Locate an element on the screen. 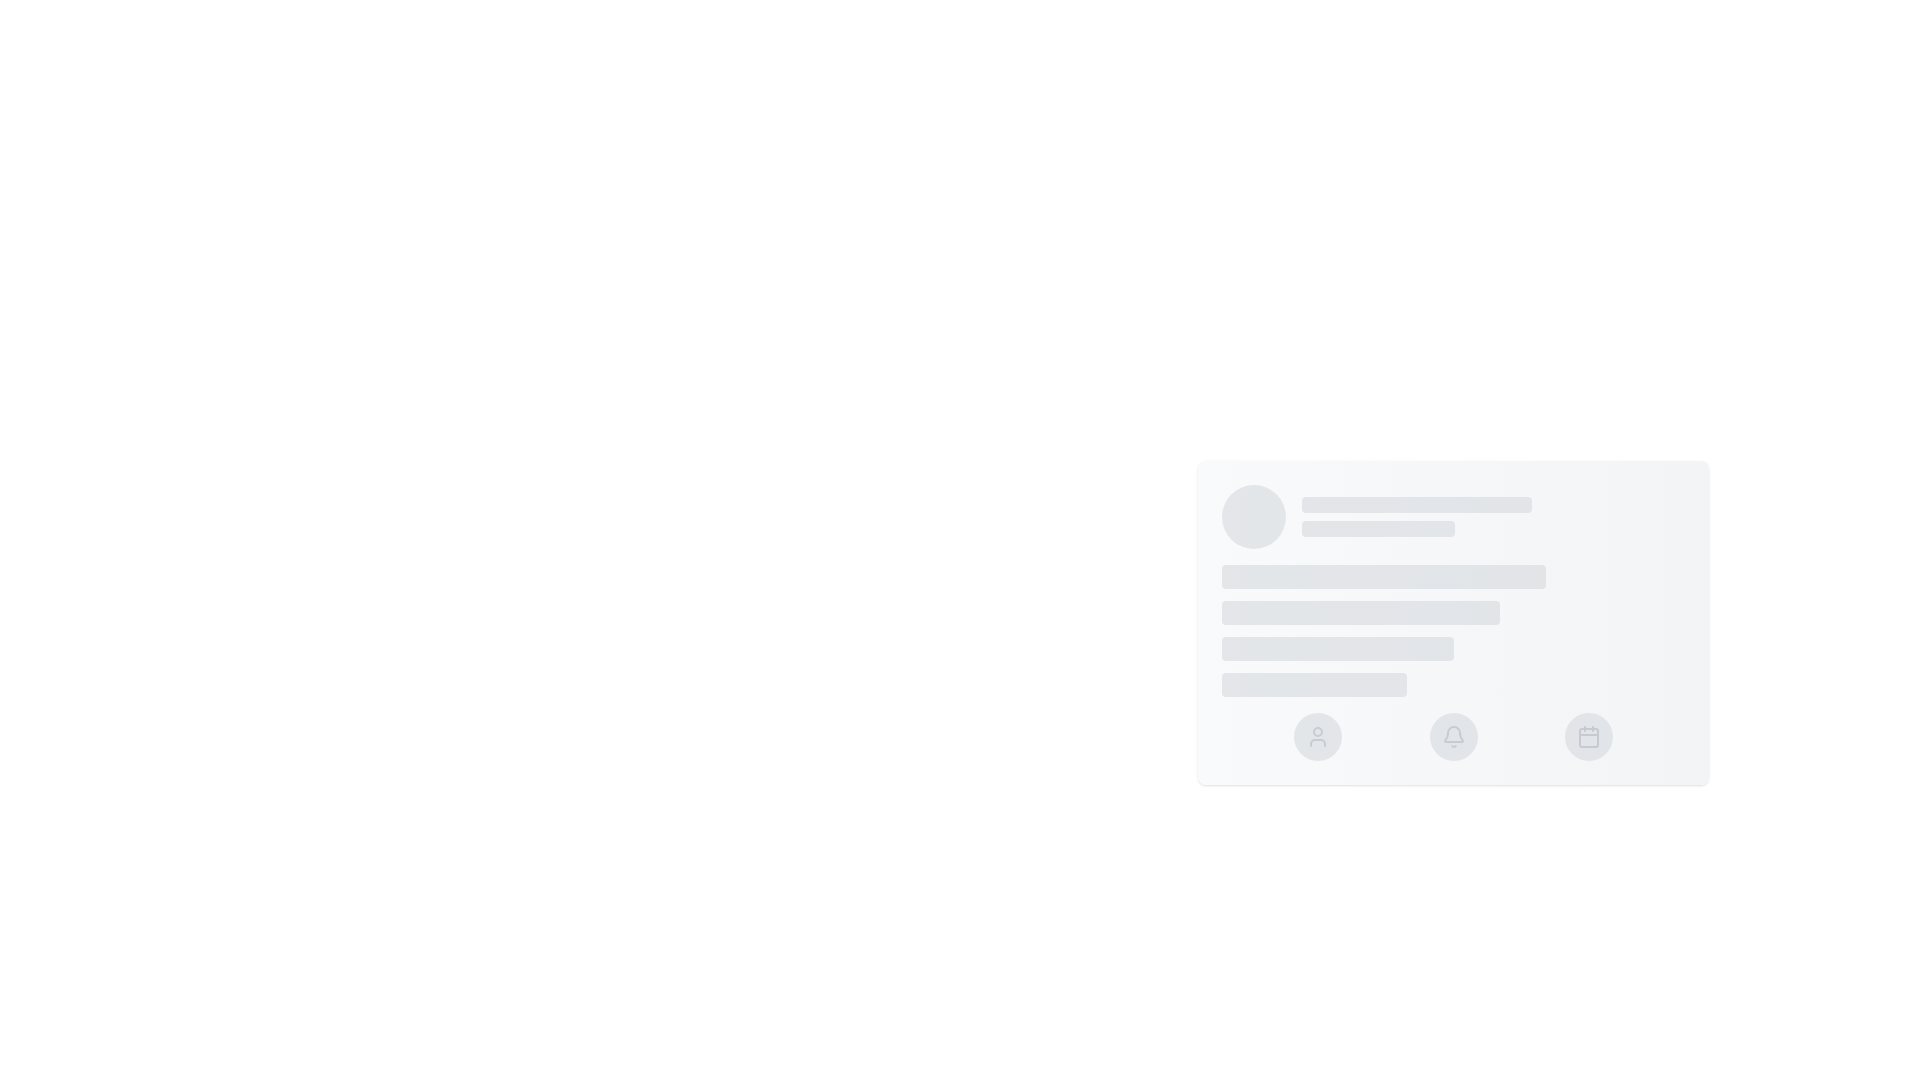 This screenshot has height=1080, width=1920. the Loading placeholder element, which is a light gray, rounded rectangle located at the top of a vertically stacked group of similar elements in the lower right quadrant of the interface is located at coordinates (1415, 504).